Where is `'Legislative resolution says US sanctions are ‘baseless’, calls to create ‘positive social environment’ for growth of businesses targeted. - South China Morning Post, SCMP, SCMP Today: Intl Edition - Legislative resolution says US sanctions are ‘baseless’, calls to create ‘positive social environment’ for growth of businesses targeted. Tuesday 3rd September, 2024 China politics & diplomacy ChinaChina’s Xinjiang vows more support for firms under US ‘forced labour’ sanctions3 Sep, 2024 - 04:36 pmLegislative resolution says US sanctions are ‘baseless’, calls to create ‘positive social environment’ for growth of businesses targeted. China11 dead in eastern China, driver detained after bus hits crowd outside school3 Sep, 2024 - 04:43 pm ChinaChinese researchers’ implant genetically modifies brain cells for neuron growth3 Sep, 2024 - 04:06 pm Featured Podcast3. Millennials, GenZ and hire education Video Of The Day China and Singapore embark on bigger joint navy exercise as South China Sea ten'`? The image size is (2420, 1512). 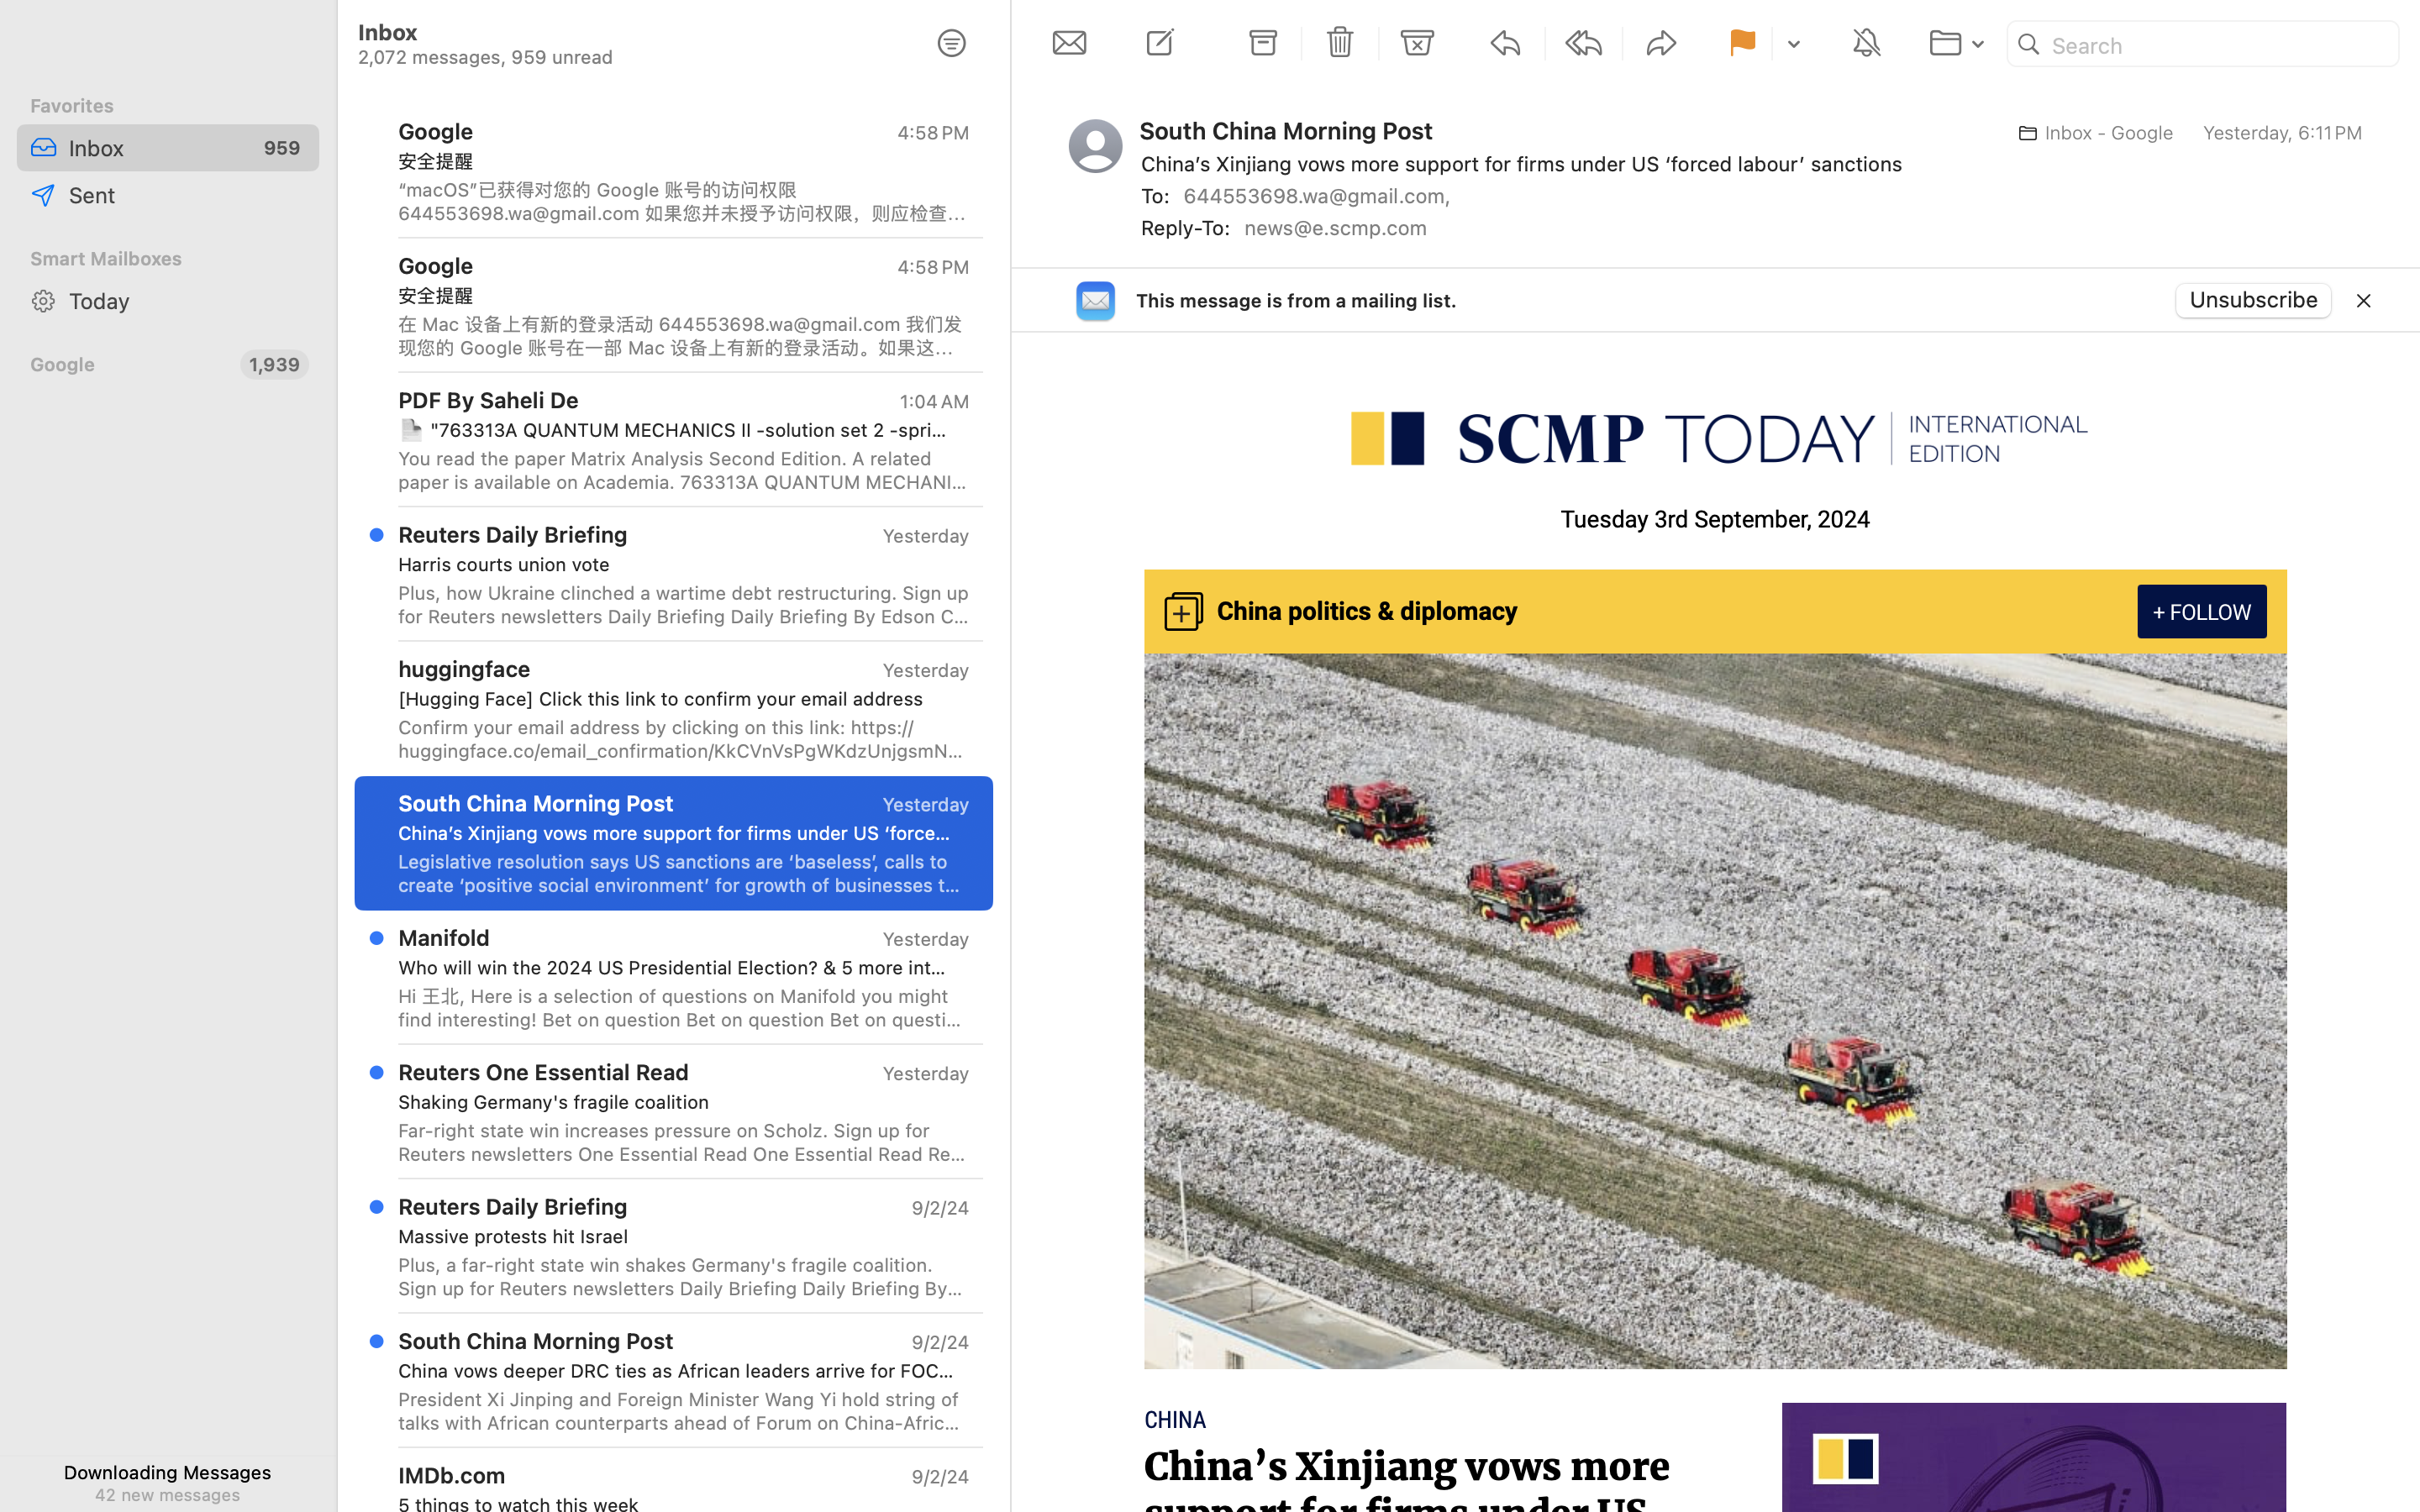
'Legislative resolution says US sanctions are ‘baseless’, calls to create ‘positive social environment’ for growth of businesses targeted. - South China Morning Post, SCMP, SCMP Today: Intl Edition - Legislative resolution says US sanctions are ‘baseless’, calls to create ‘positive social environment’ for growth of businesses targeted. Tuesday 3rd September, 2024 China politics & diplomacy ChinaChina’s Xinjiang vows more support for firms under US ‘forced labour’ sanctions3 Sep, 2024 - 04:36 pmLegislative resolution says US sanctions are ‘baseless’, calls to create ‘positive social environment’ for growth of businesses targeted. China11 dead in eastern China, driver detained after bus hits crowd outside school3 Sep, 2024 - 04:43 pm ChinaChinese researchers’ implant genetically modifies brain cells for neuron growth3 Sep, 2024 - 04:06 pm Featured Podcast3. Millennials, GenZ and hire education Video Of The Day China and Singapore embark on bigger joint navy exercise as South China Sea ten' is located at coordinates (682, 874).